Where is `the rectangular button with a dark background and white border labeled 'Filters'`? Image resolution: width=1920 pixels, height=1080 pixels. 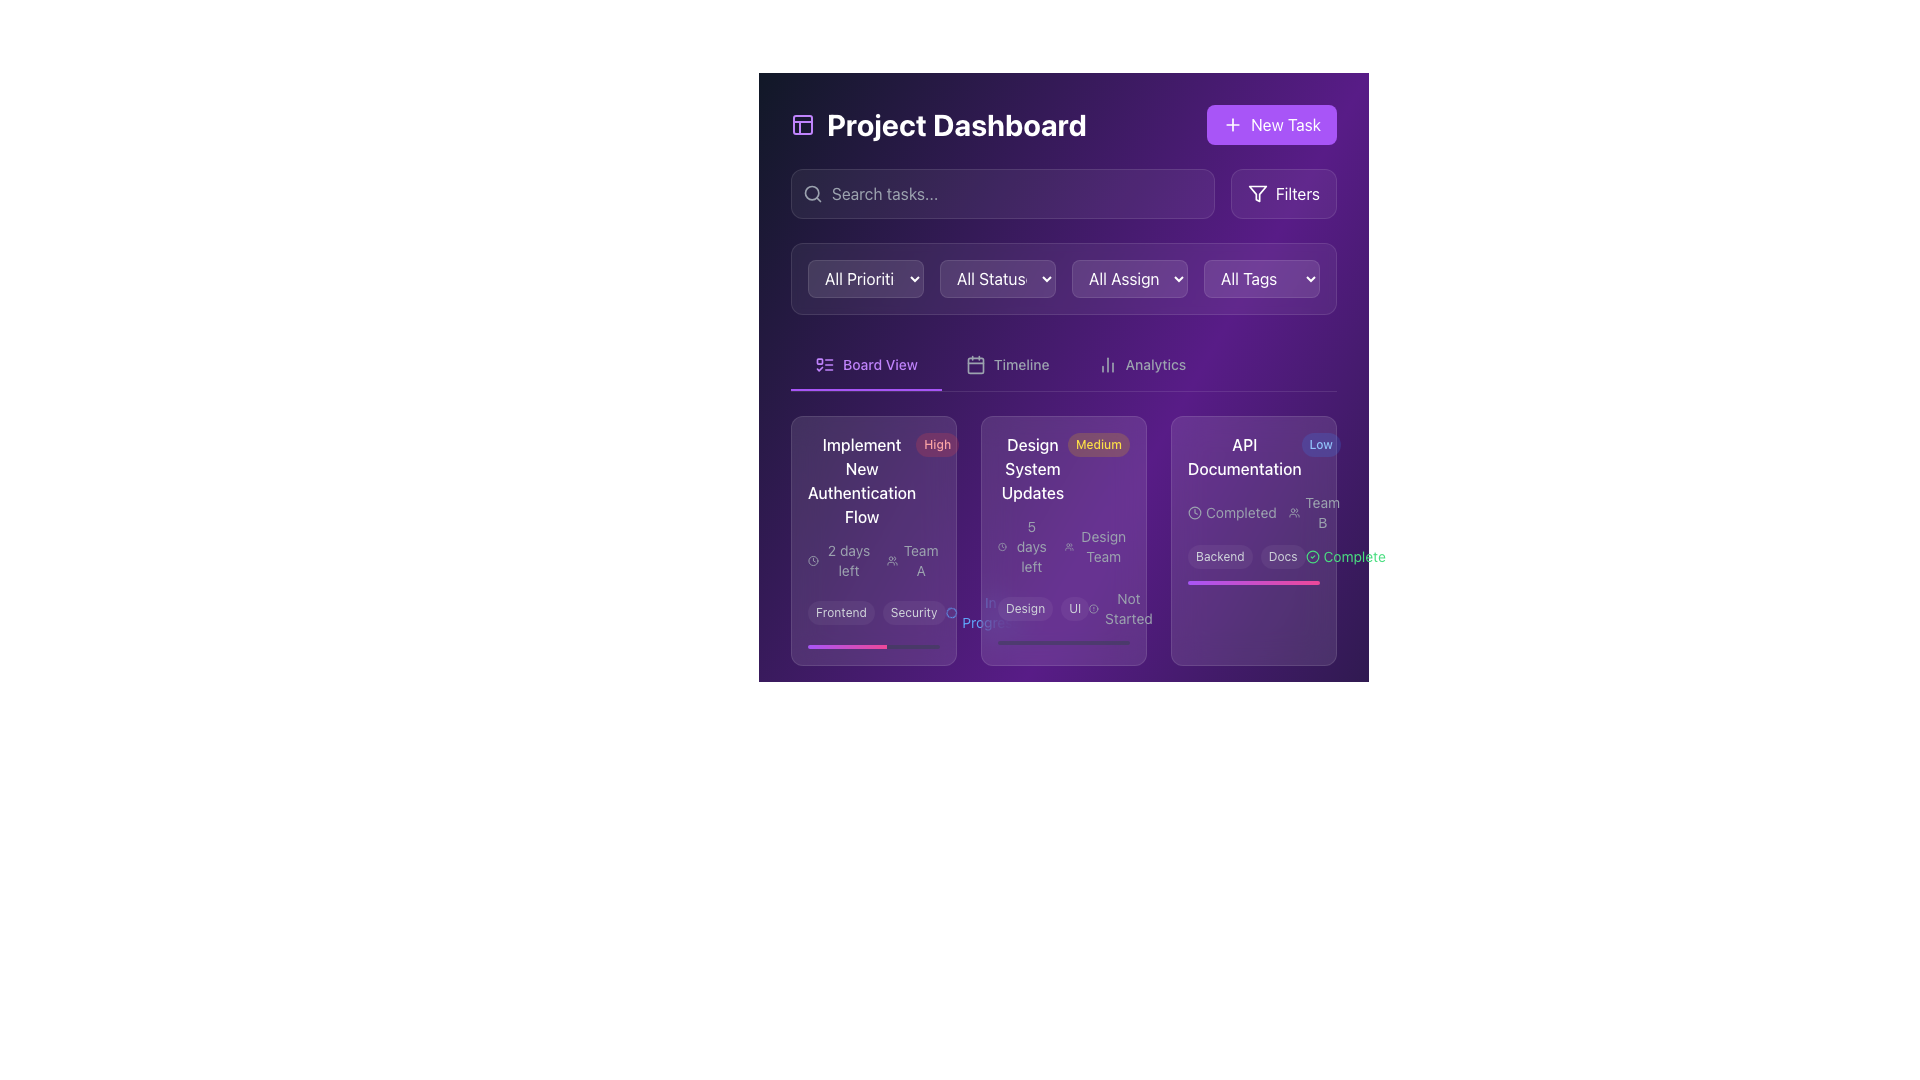 the rectangular button with a dark background and white border labeled 'Filters' is located at coordinates (1283, 193).